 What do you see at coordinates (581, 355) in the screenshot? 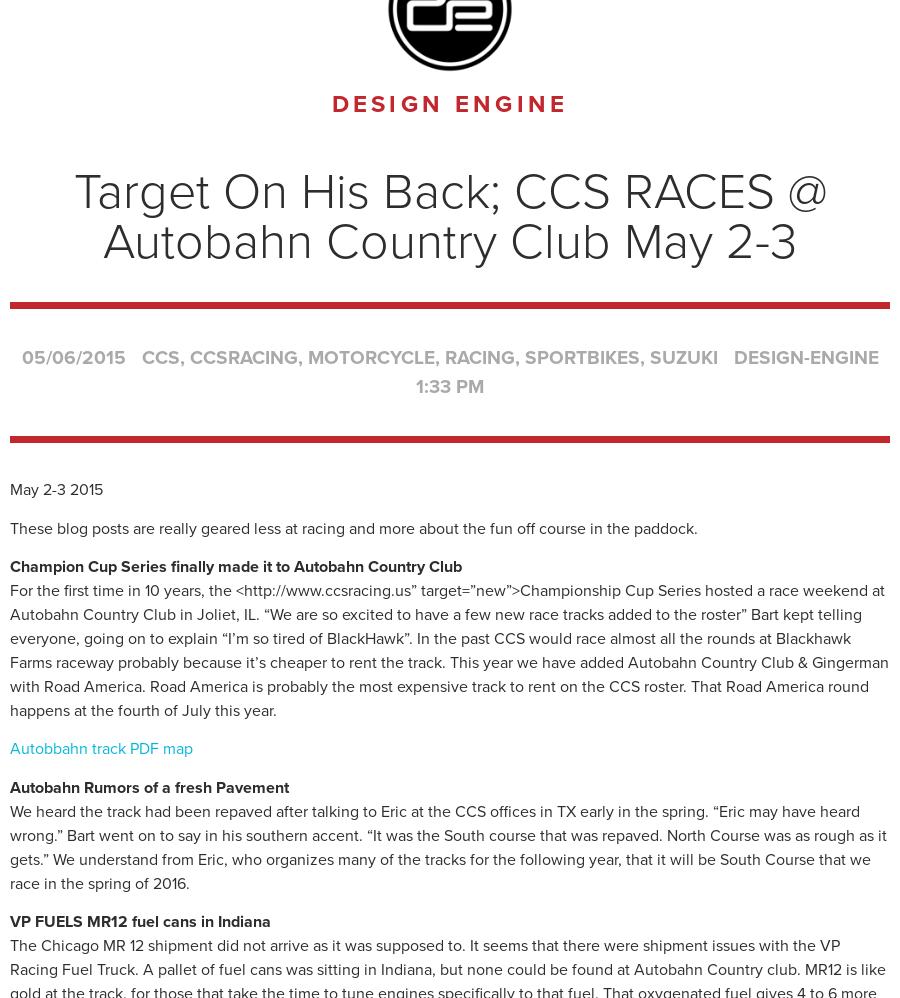
I see `'sportbikes'` at bounding box center [581, 355].